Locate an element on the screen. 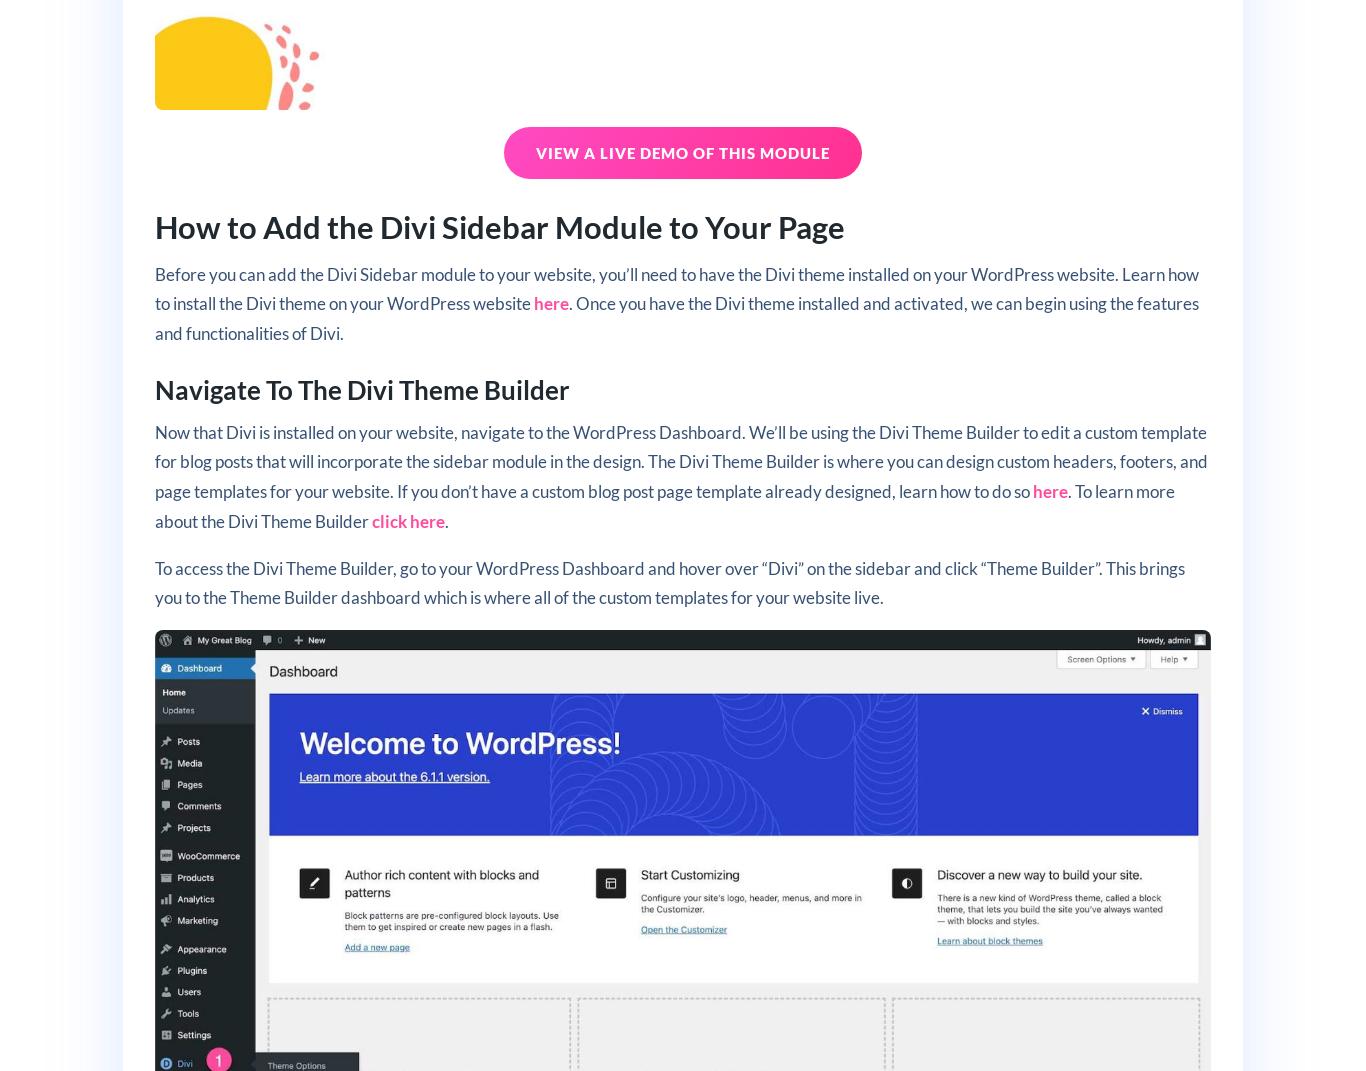 This screenshot has width=1366, height=1071. '. To learn more about the Divi Theme Builder' is located at coordinates (663, 505).